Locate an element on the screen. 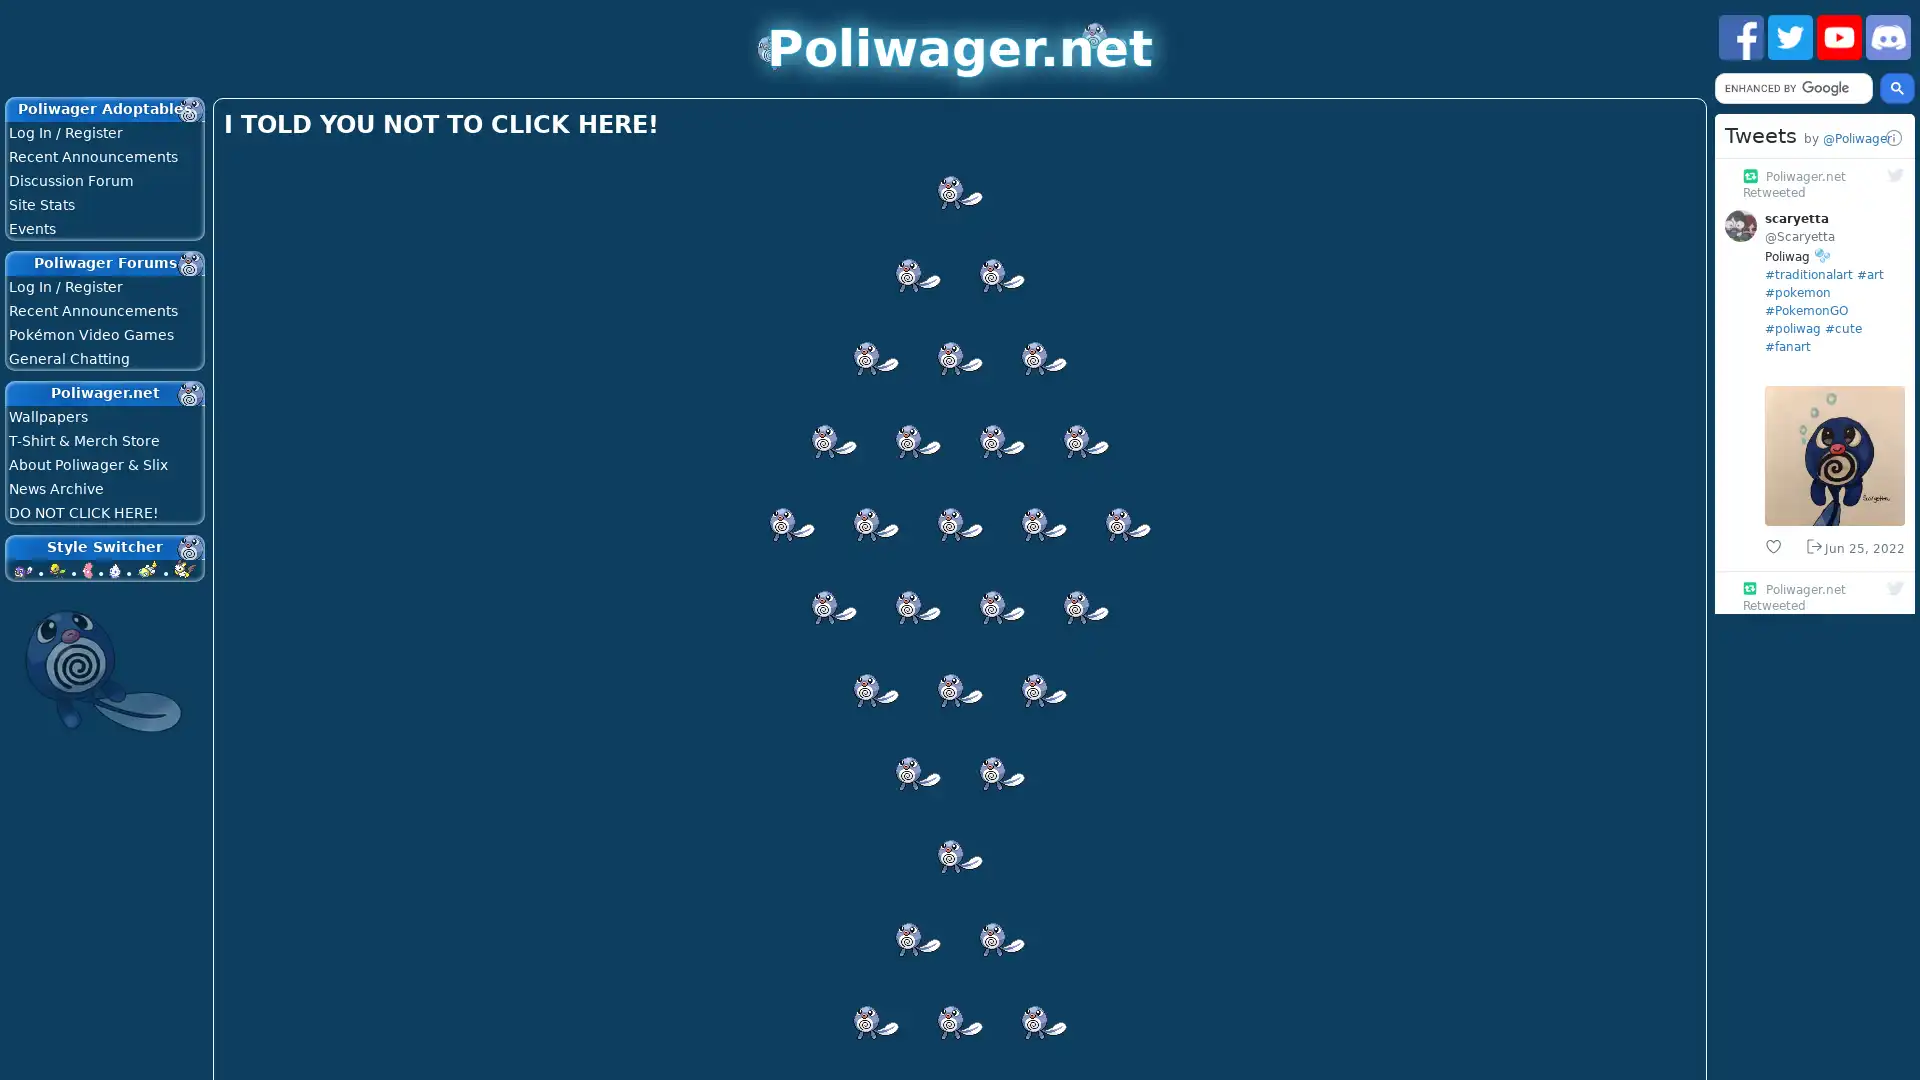 Image resolution: width=1920 pixels, height=1080 pixels. search is located at coordinates (1896, 87).